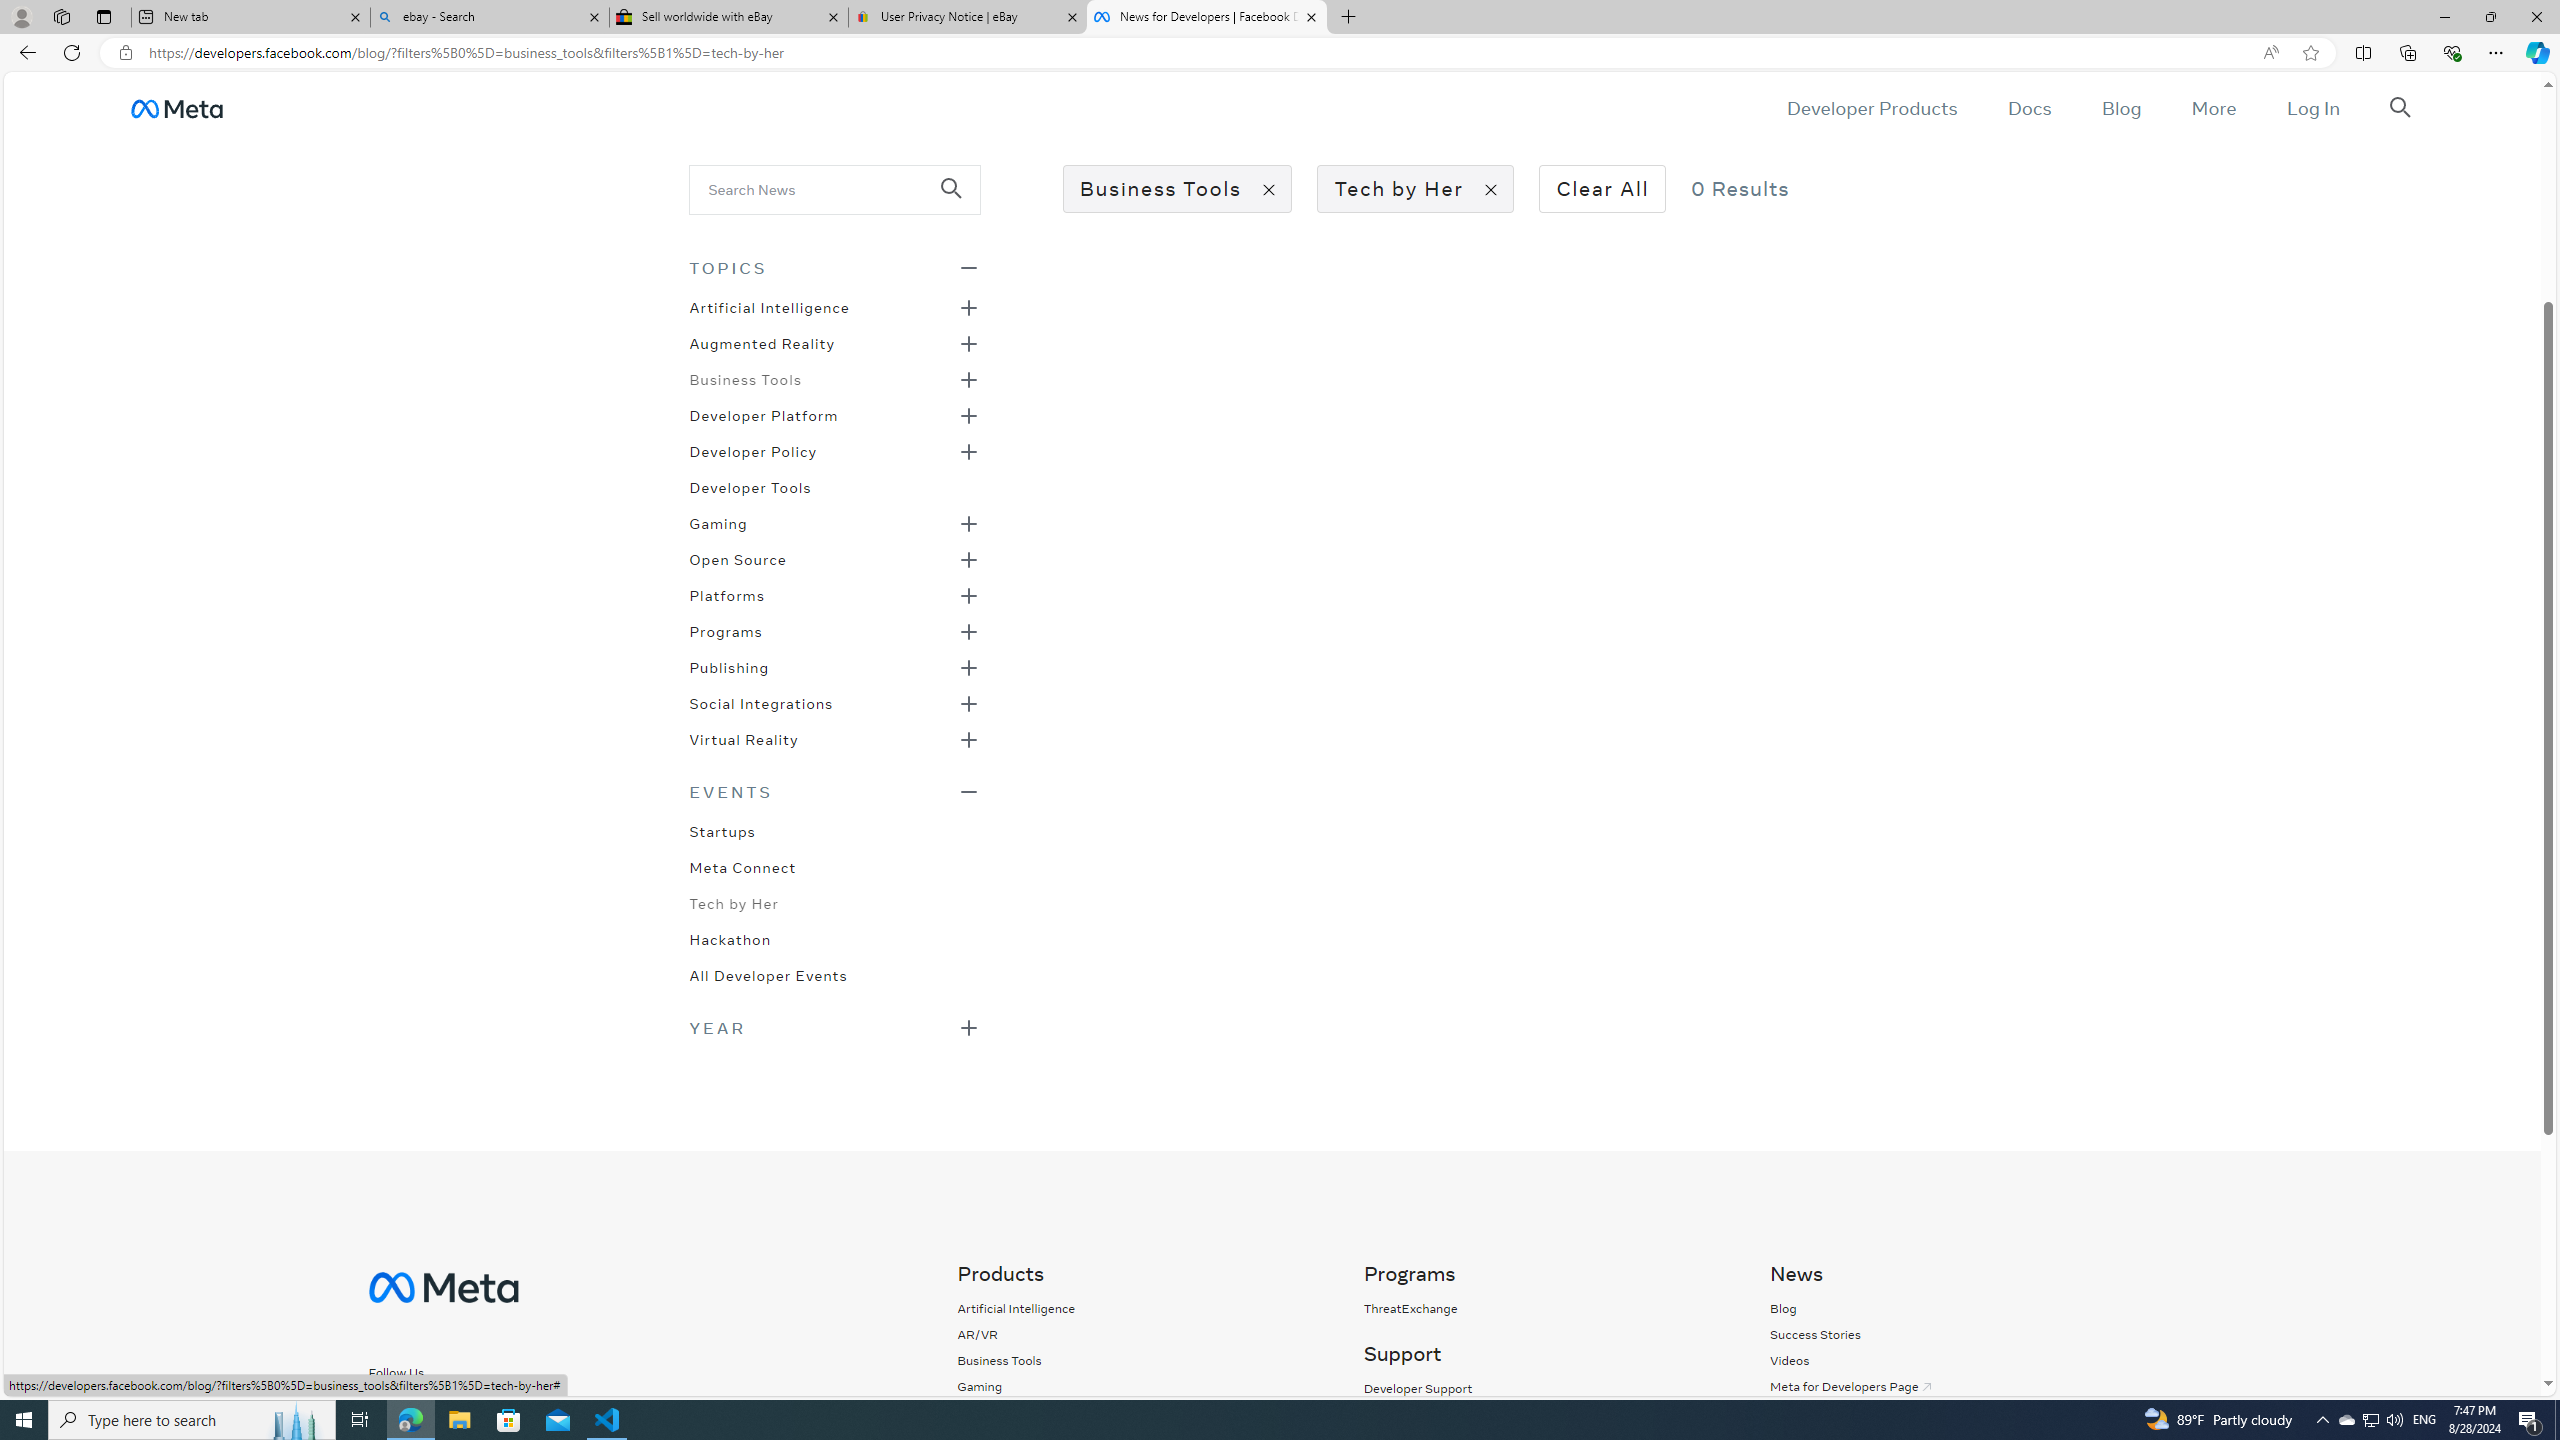  I want to click on 'Class: _8_jq', so click(464, 1409).